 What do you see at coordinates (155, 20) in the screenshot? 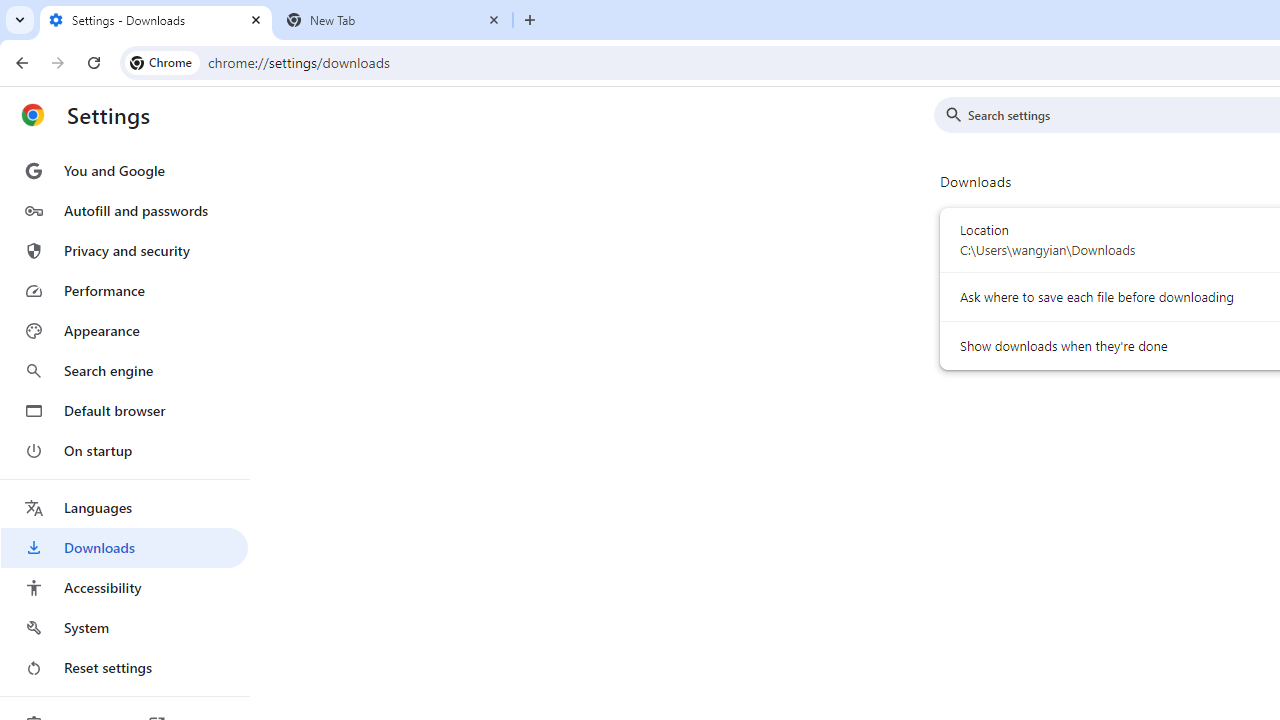
I see `'Settings - Downloads'` at bounding box center [155, 20].